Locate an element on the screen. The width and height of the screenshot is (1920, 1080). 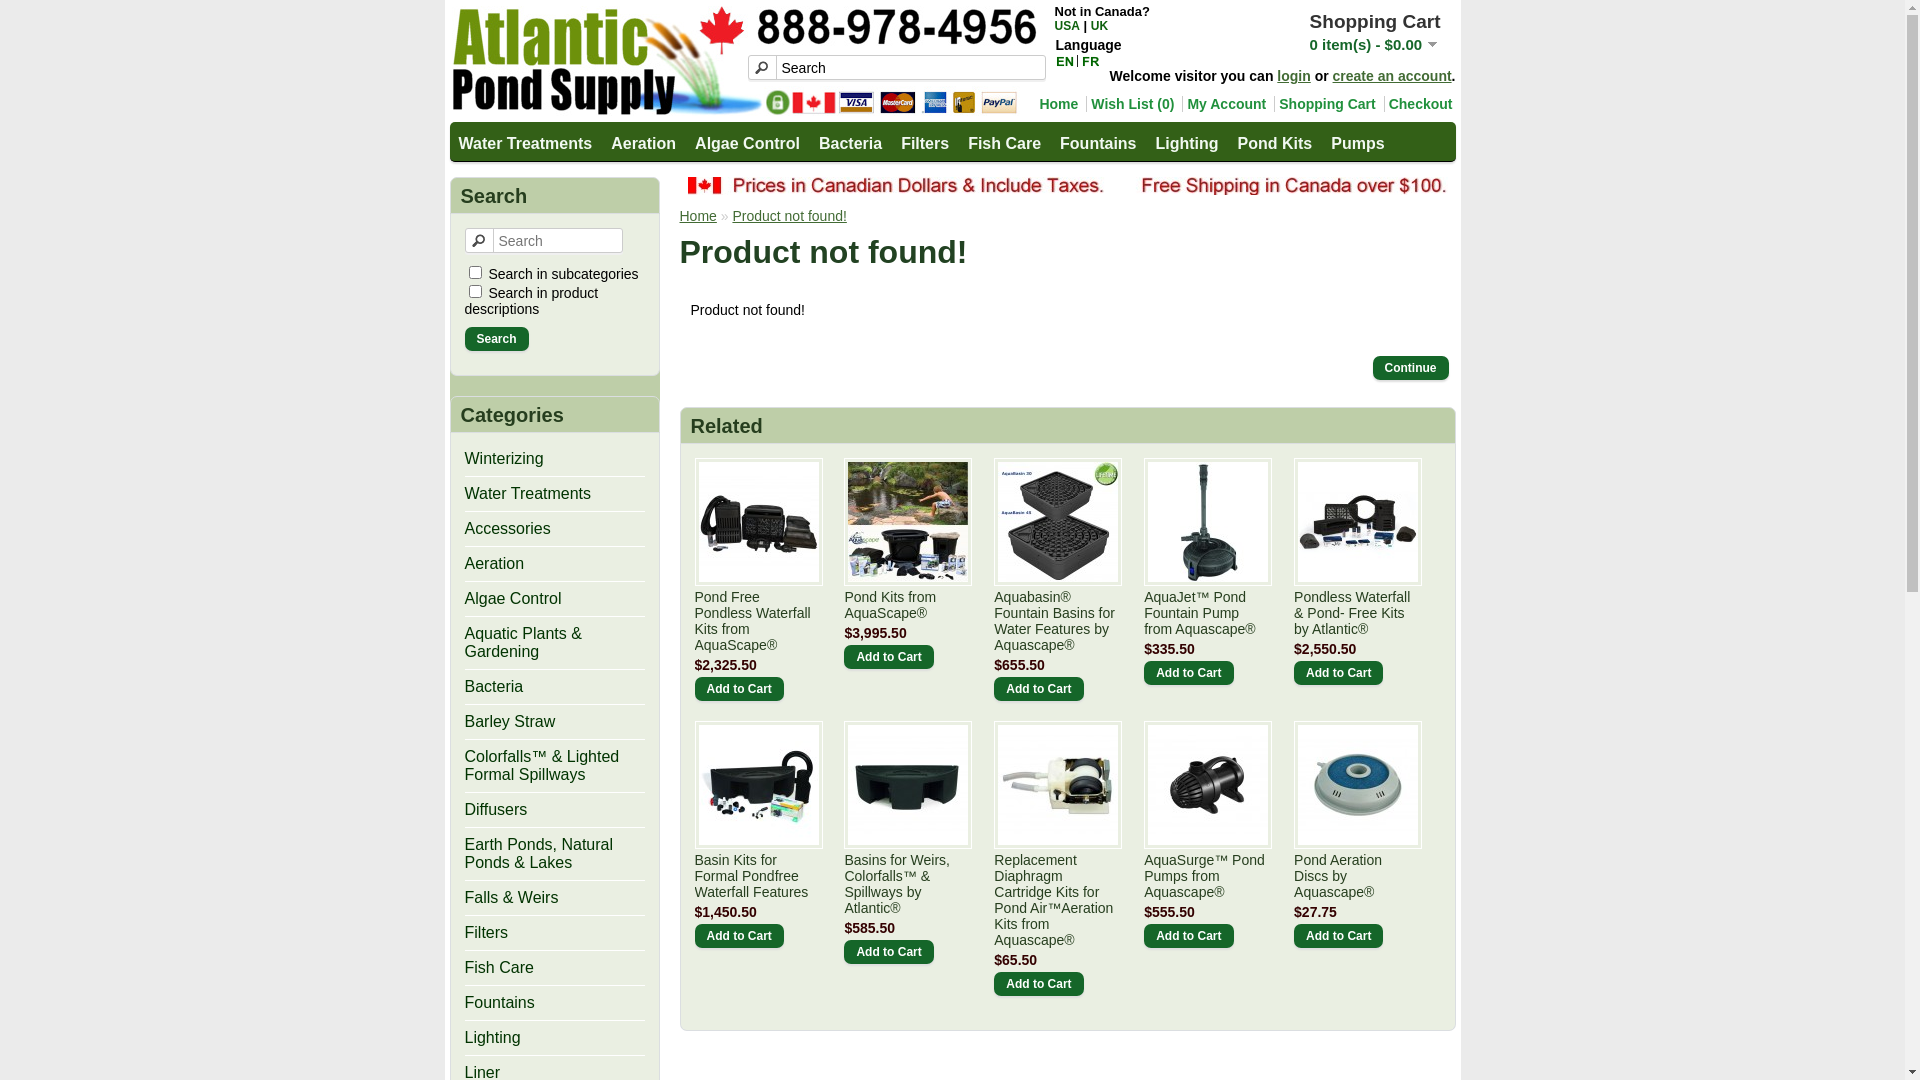
'Wish List (0)' is located at coordinates (1129, 104).